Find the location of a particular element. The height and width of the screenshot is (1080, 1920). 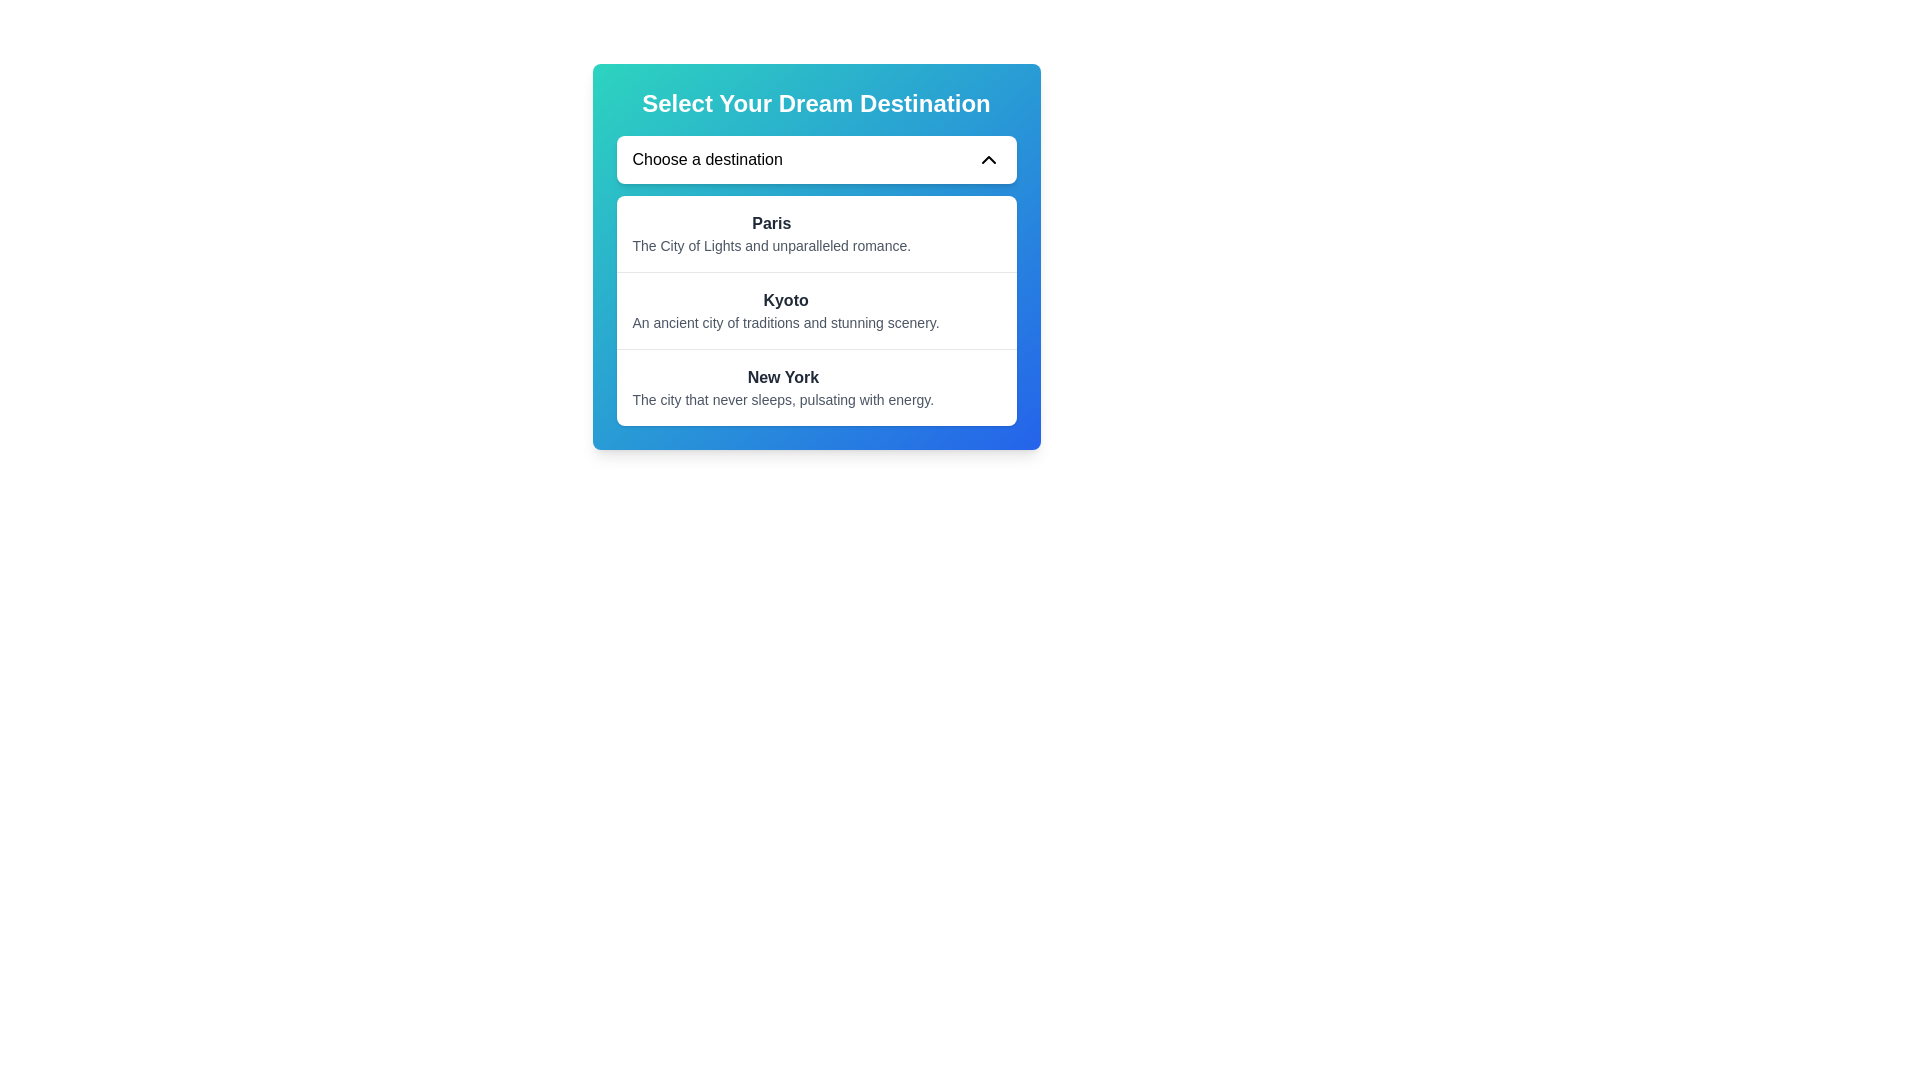

the informational text element located directly below the title 'Kyoto', which is the second line of text under the list item, providing context about the destination is located at coordinates (785, 322).